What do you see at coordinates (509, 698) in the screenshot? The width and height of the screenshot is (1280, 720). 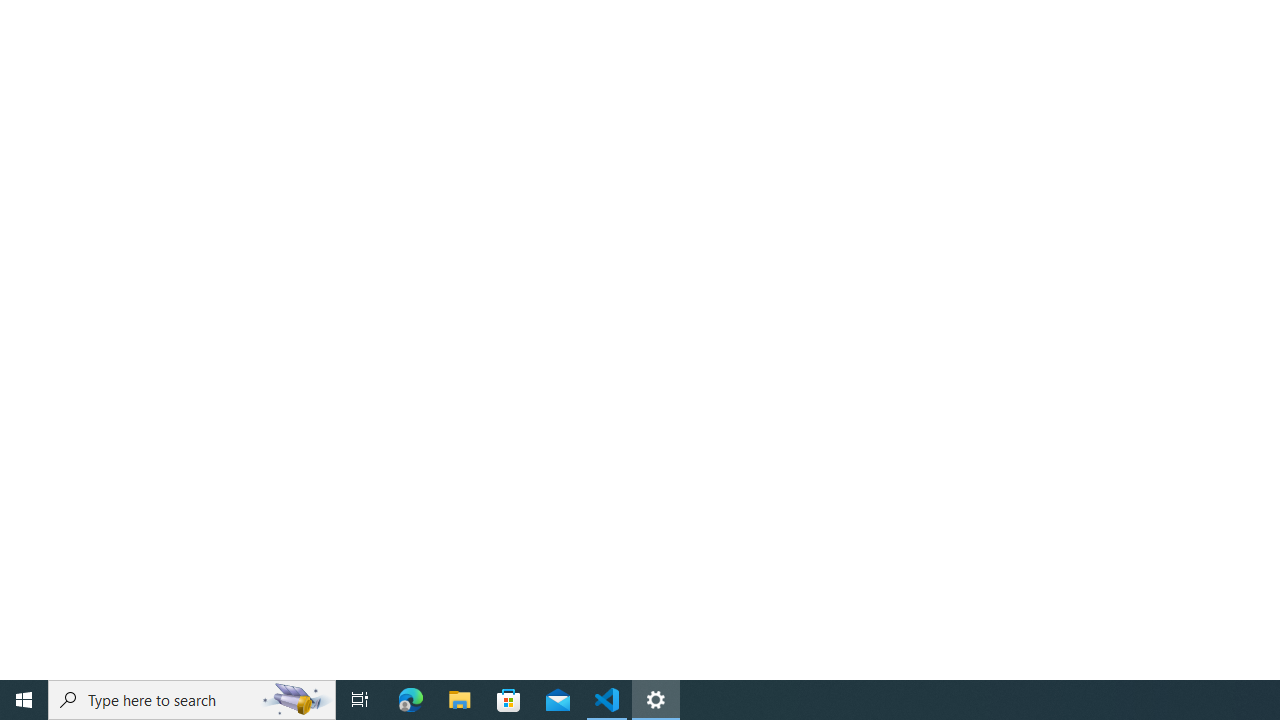 I see `'Microsoft Store'` at bounding box center [509, 698].